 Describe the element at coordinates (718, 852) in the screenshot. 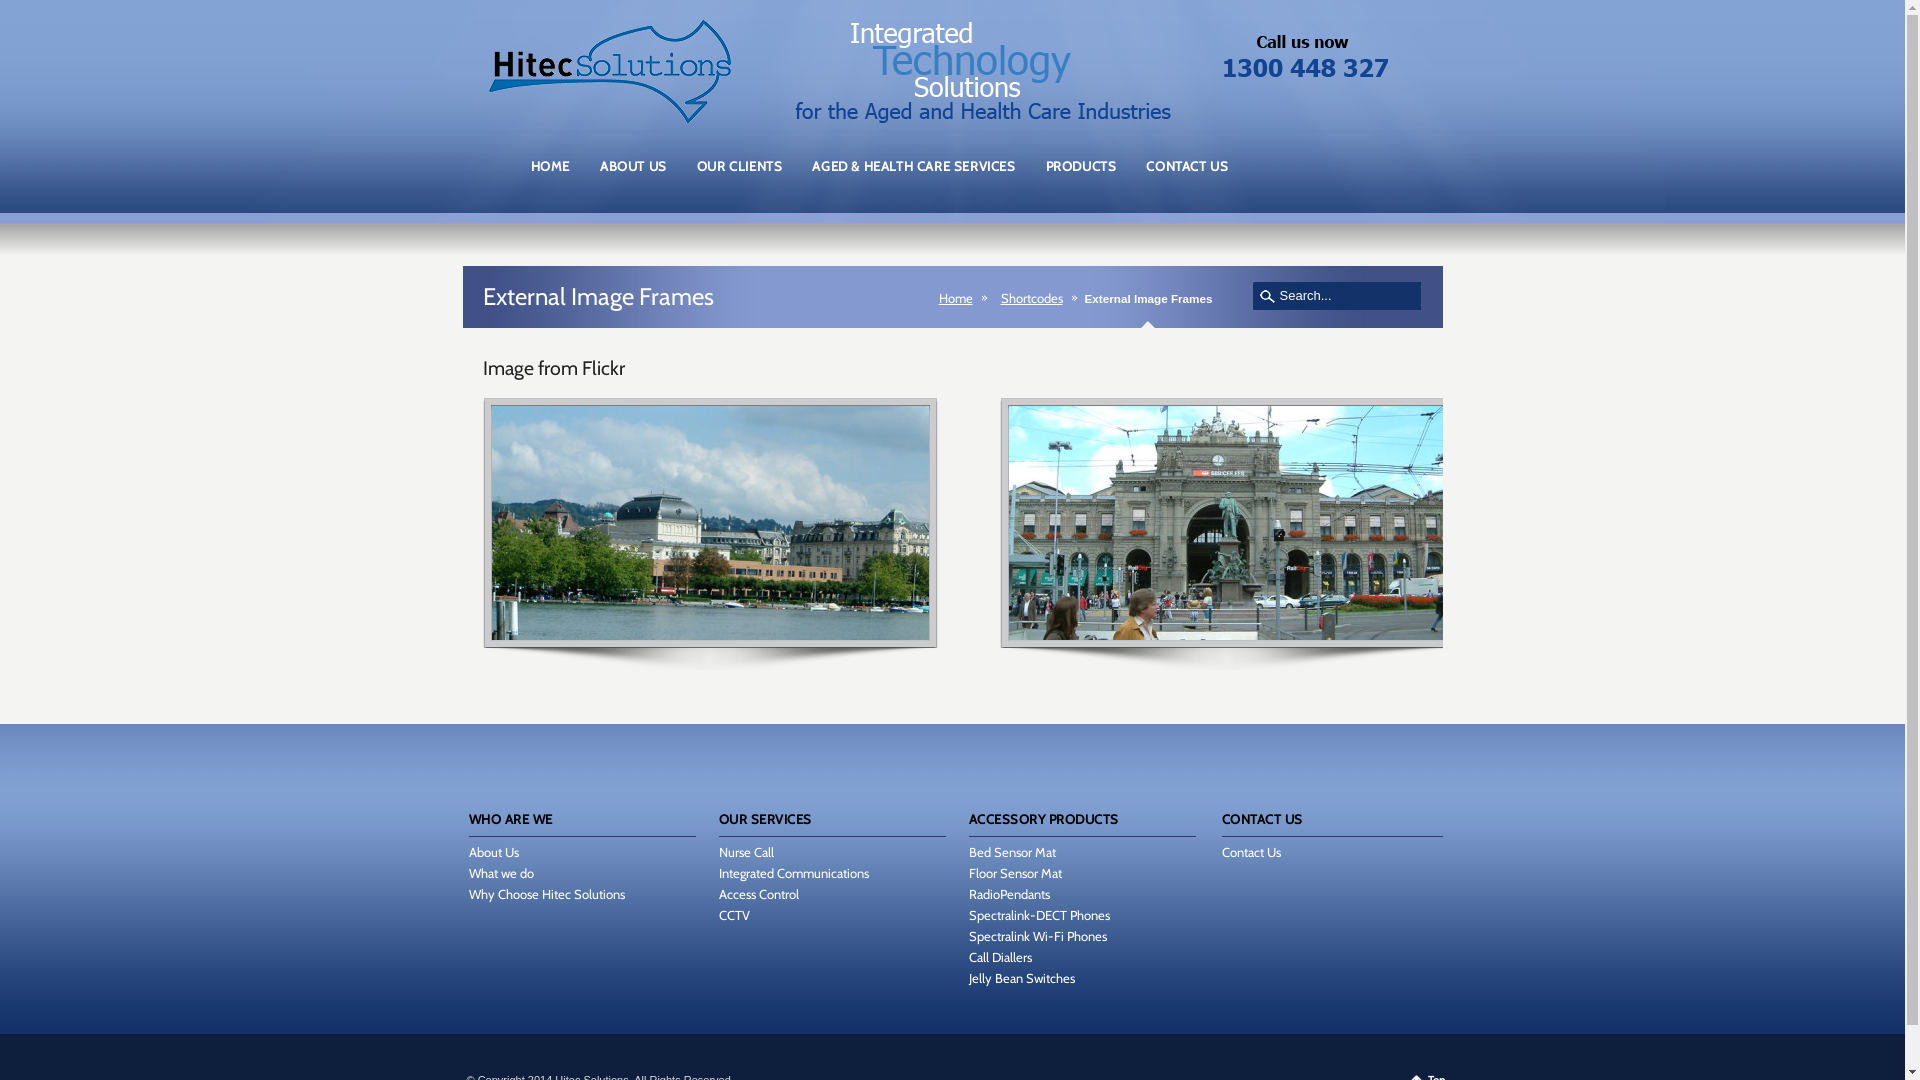

I see `'Nurse Call'` at that location.